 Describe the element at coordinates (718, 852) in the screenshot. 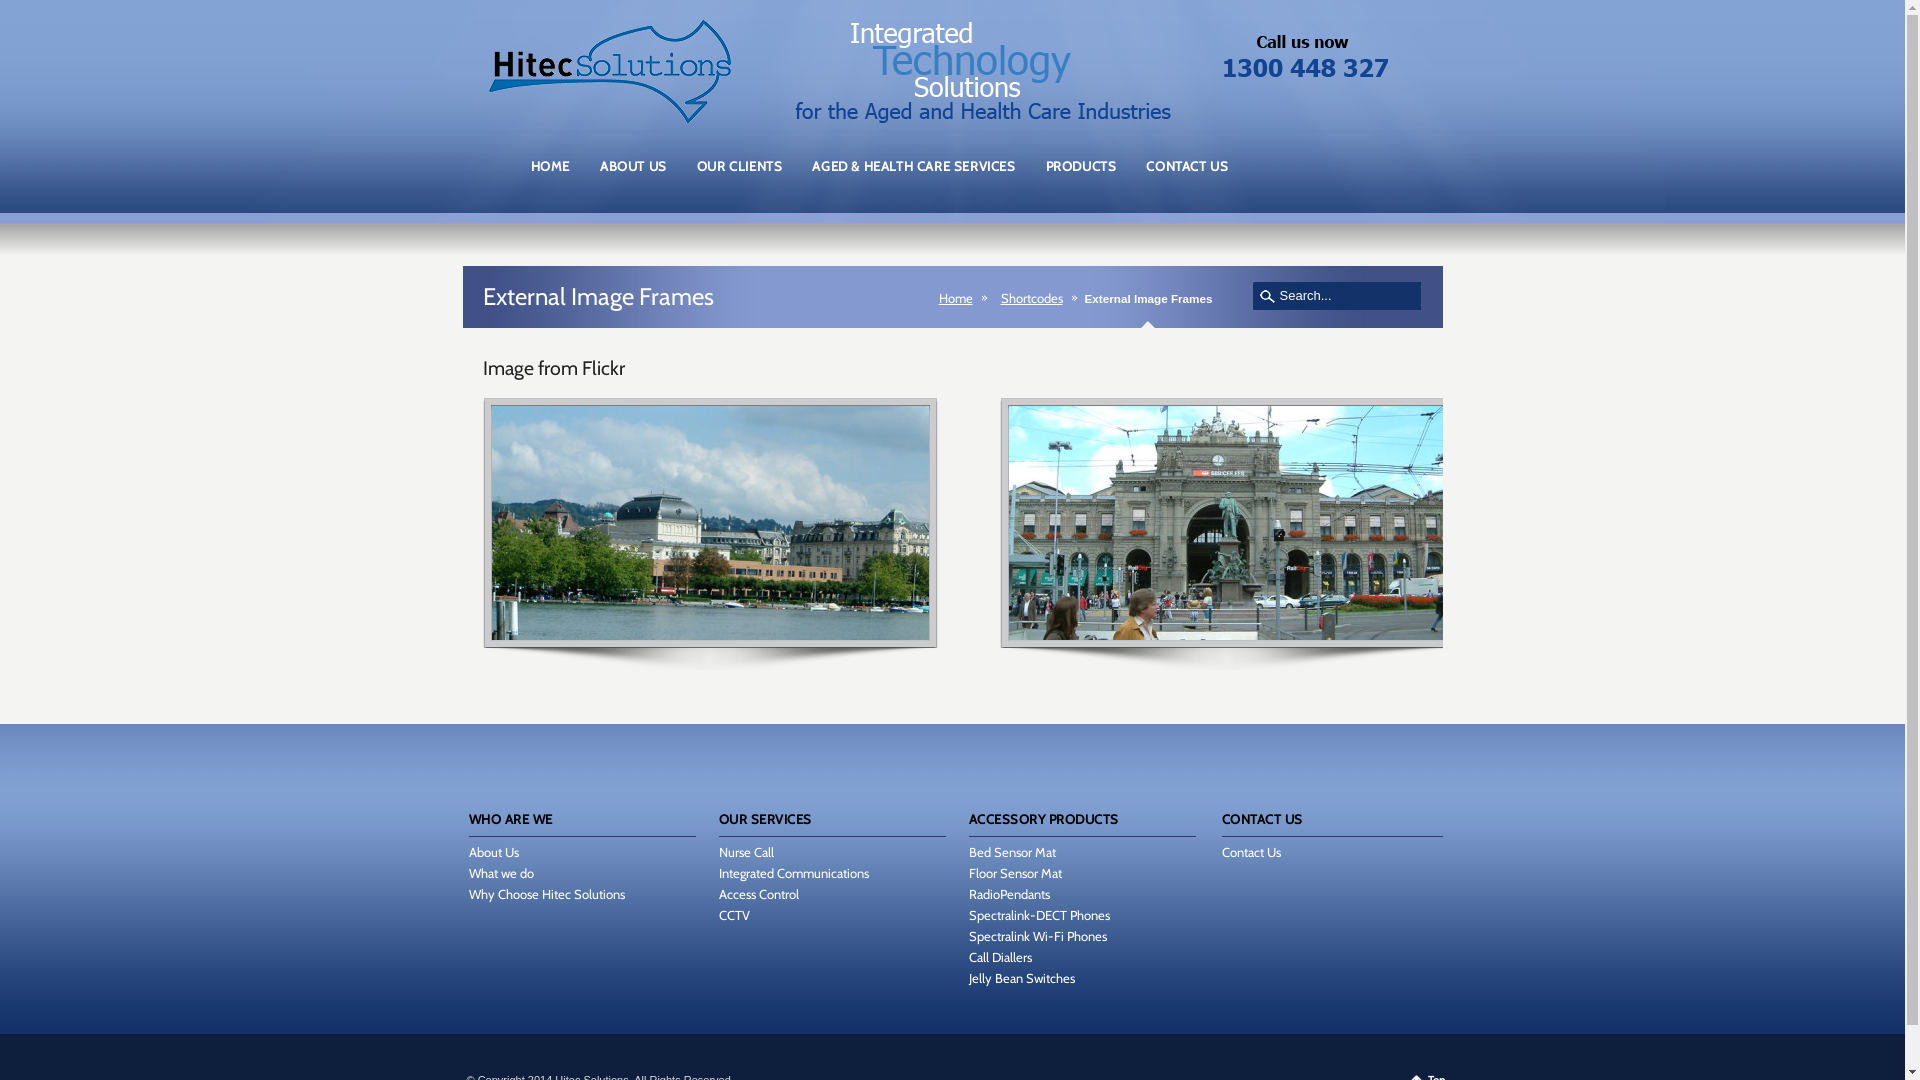

I see `'Nurse Call'` at that location.